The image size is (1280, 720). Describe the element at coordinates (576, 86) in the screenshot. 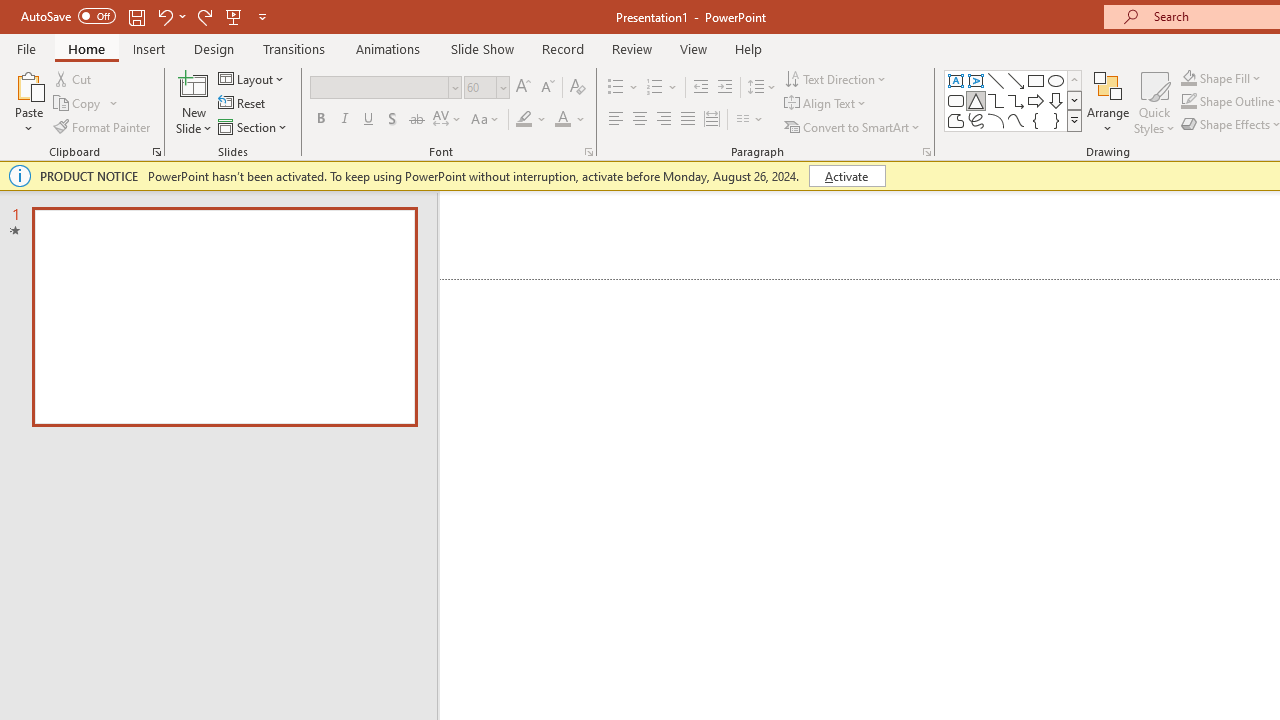

I see `'Clear Formatting'` at that location.